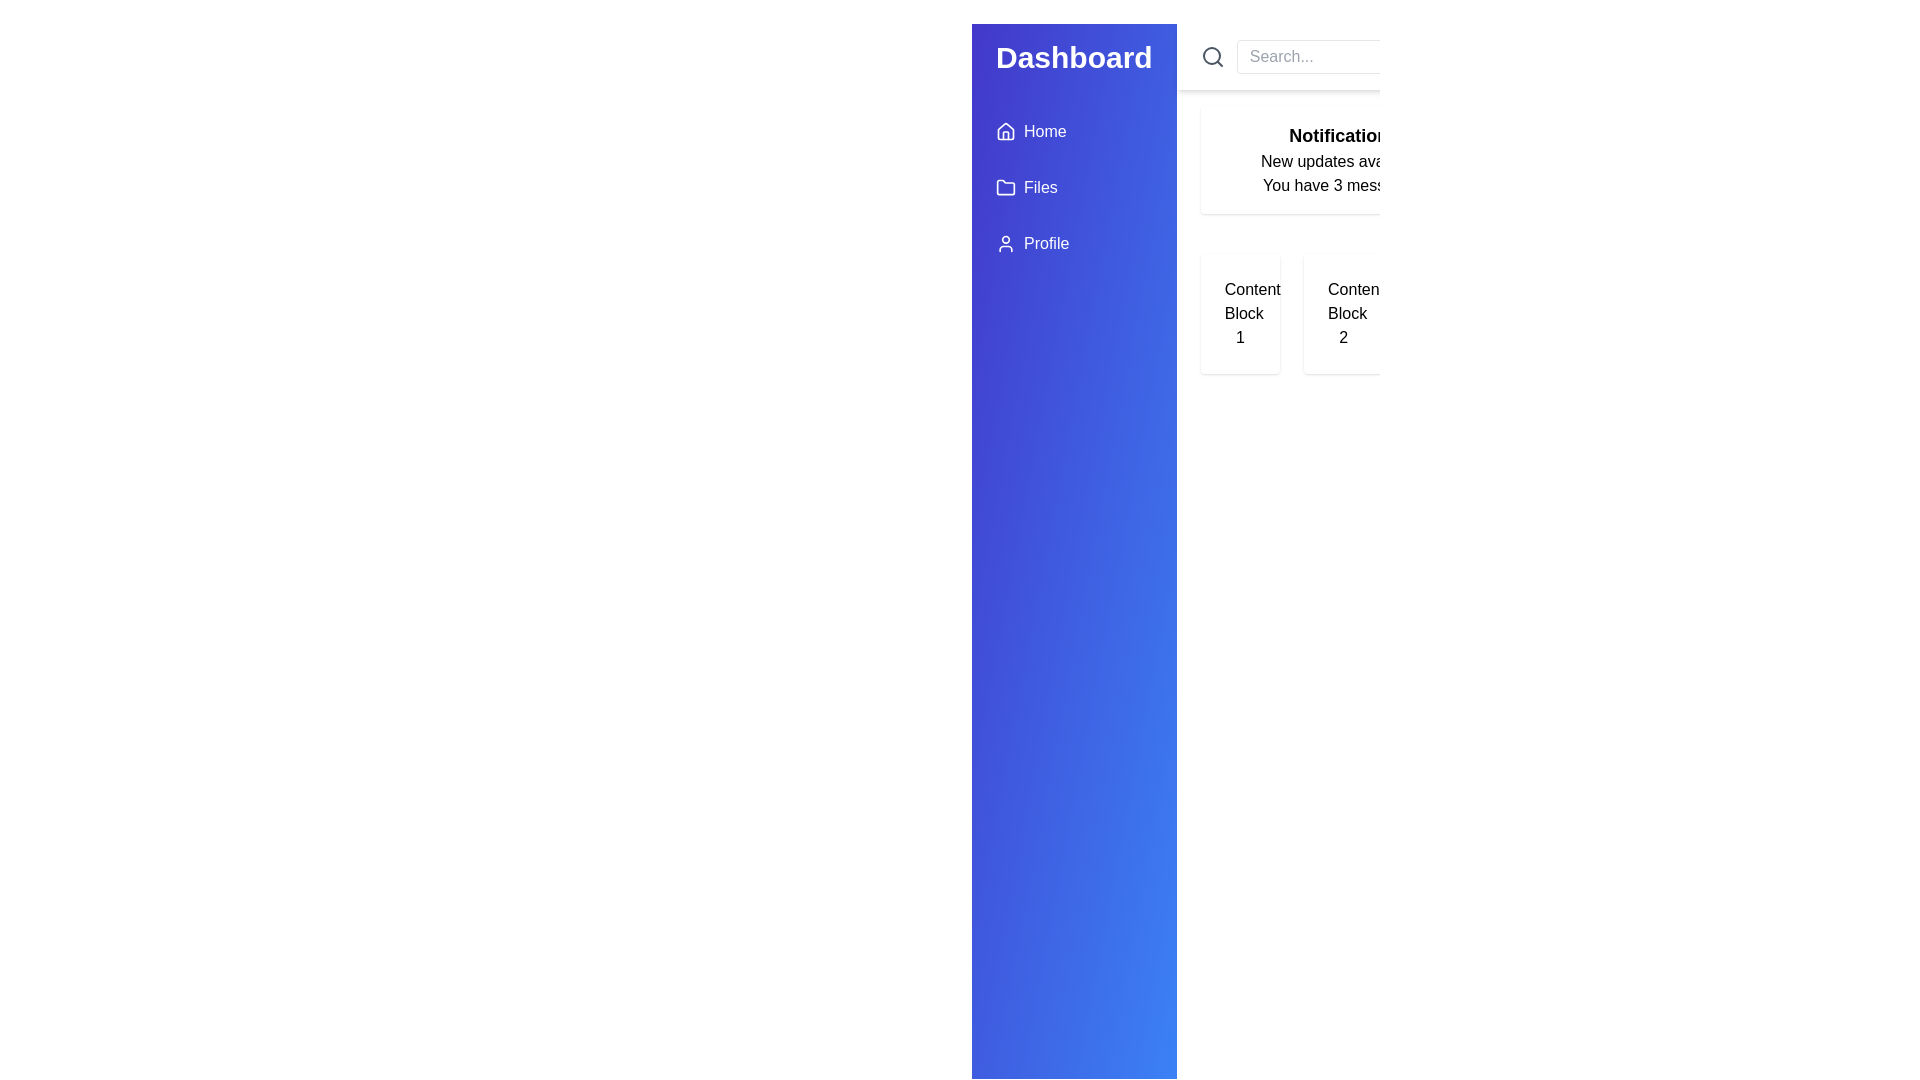  Describe the element at coordinates (1006, 131) in the screenshot. I see `the 'Home' icon located in the upper left portion of the sidebar navigation` at that location.